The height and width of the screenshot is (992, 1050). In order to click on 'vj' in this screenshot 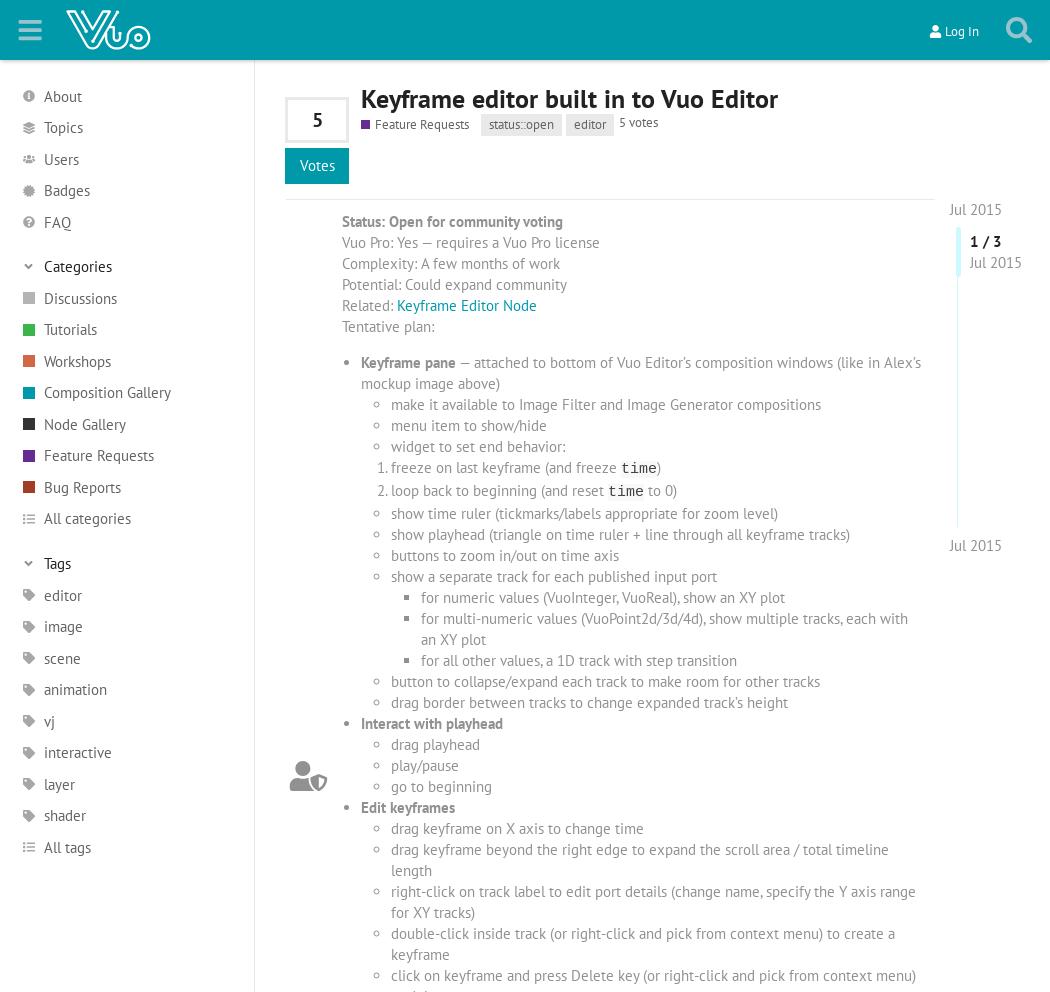, I will do `click(42, 720)`.